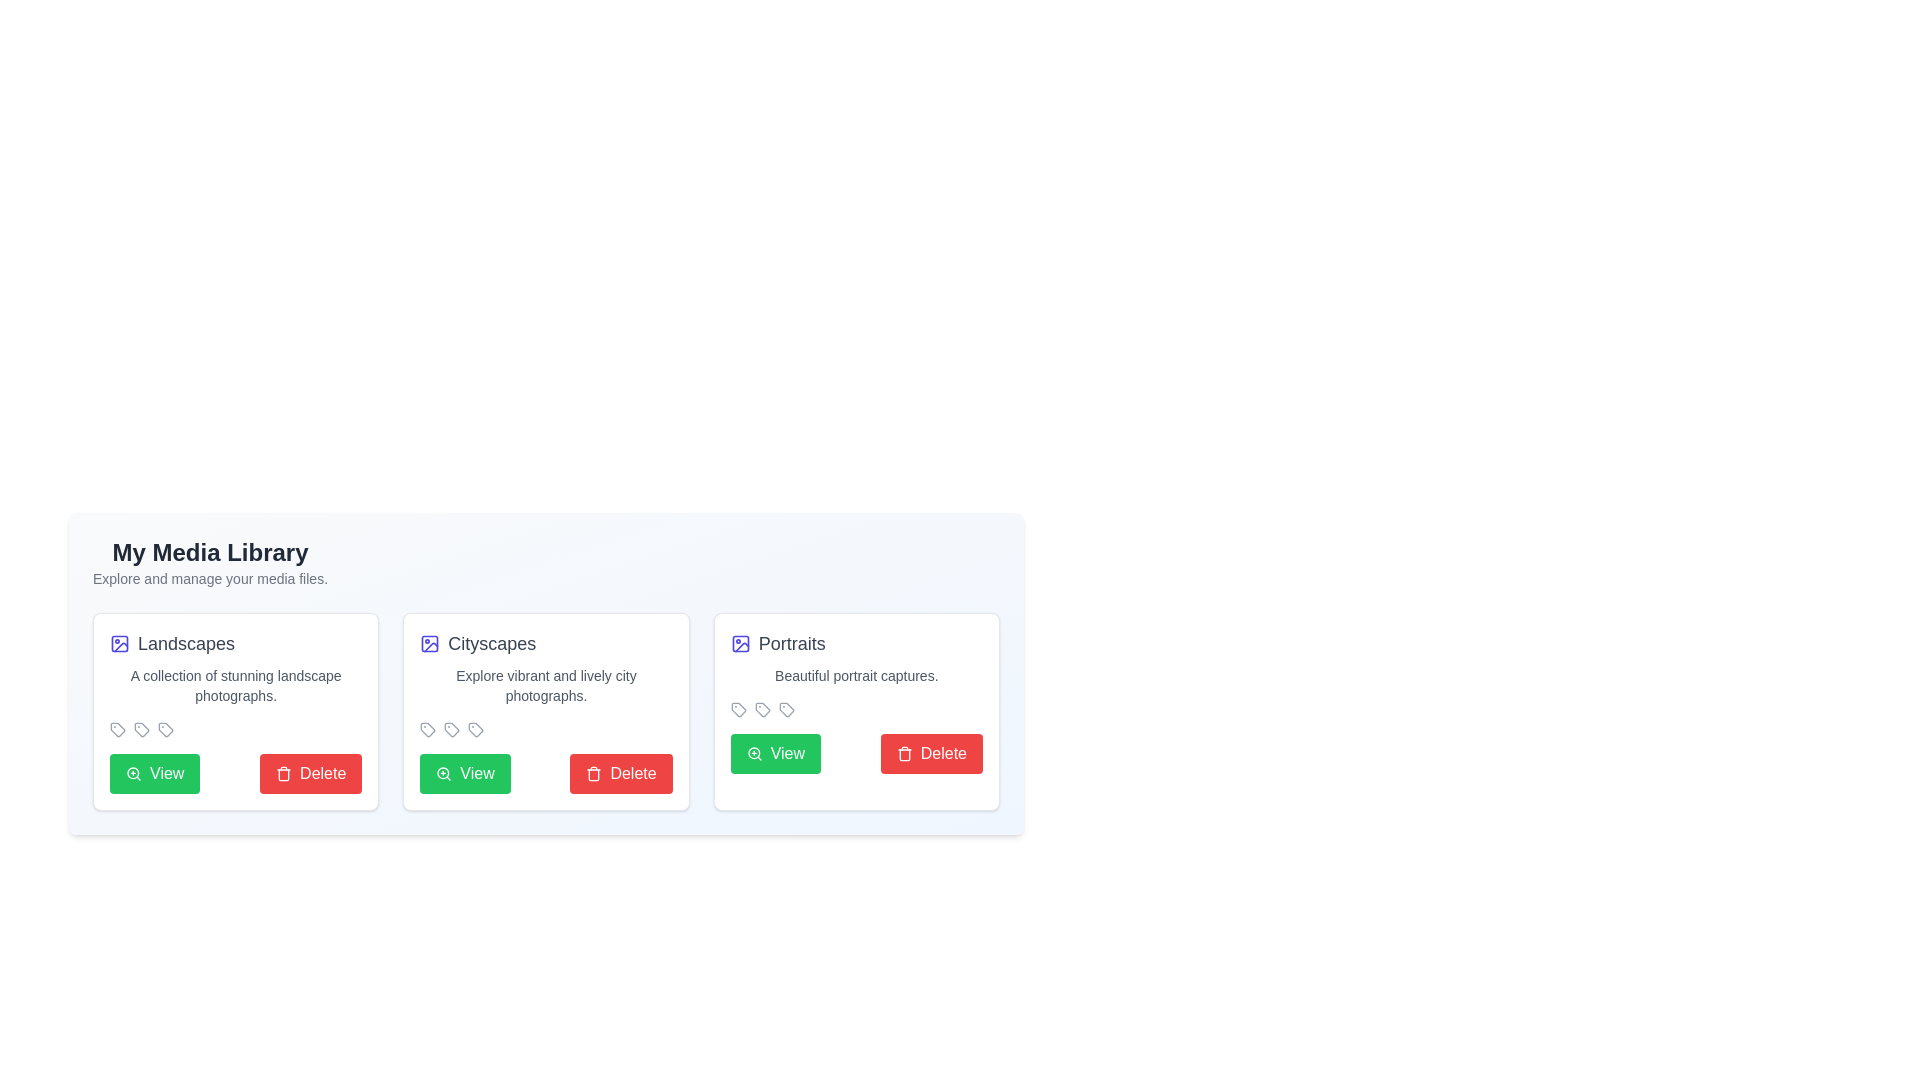  I want to click on graphical icon resembling a tag, which is the first tag icon in the 'Portraits' card of the media library interface, so click(737, 708).